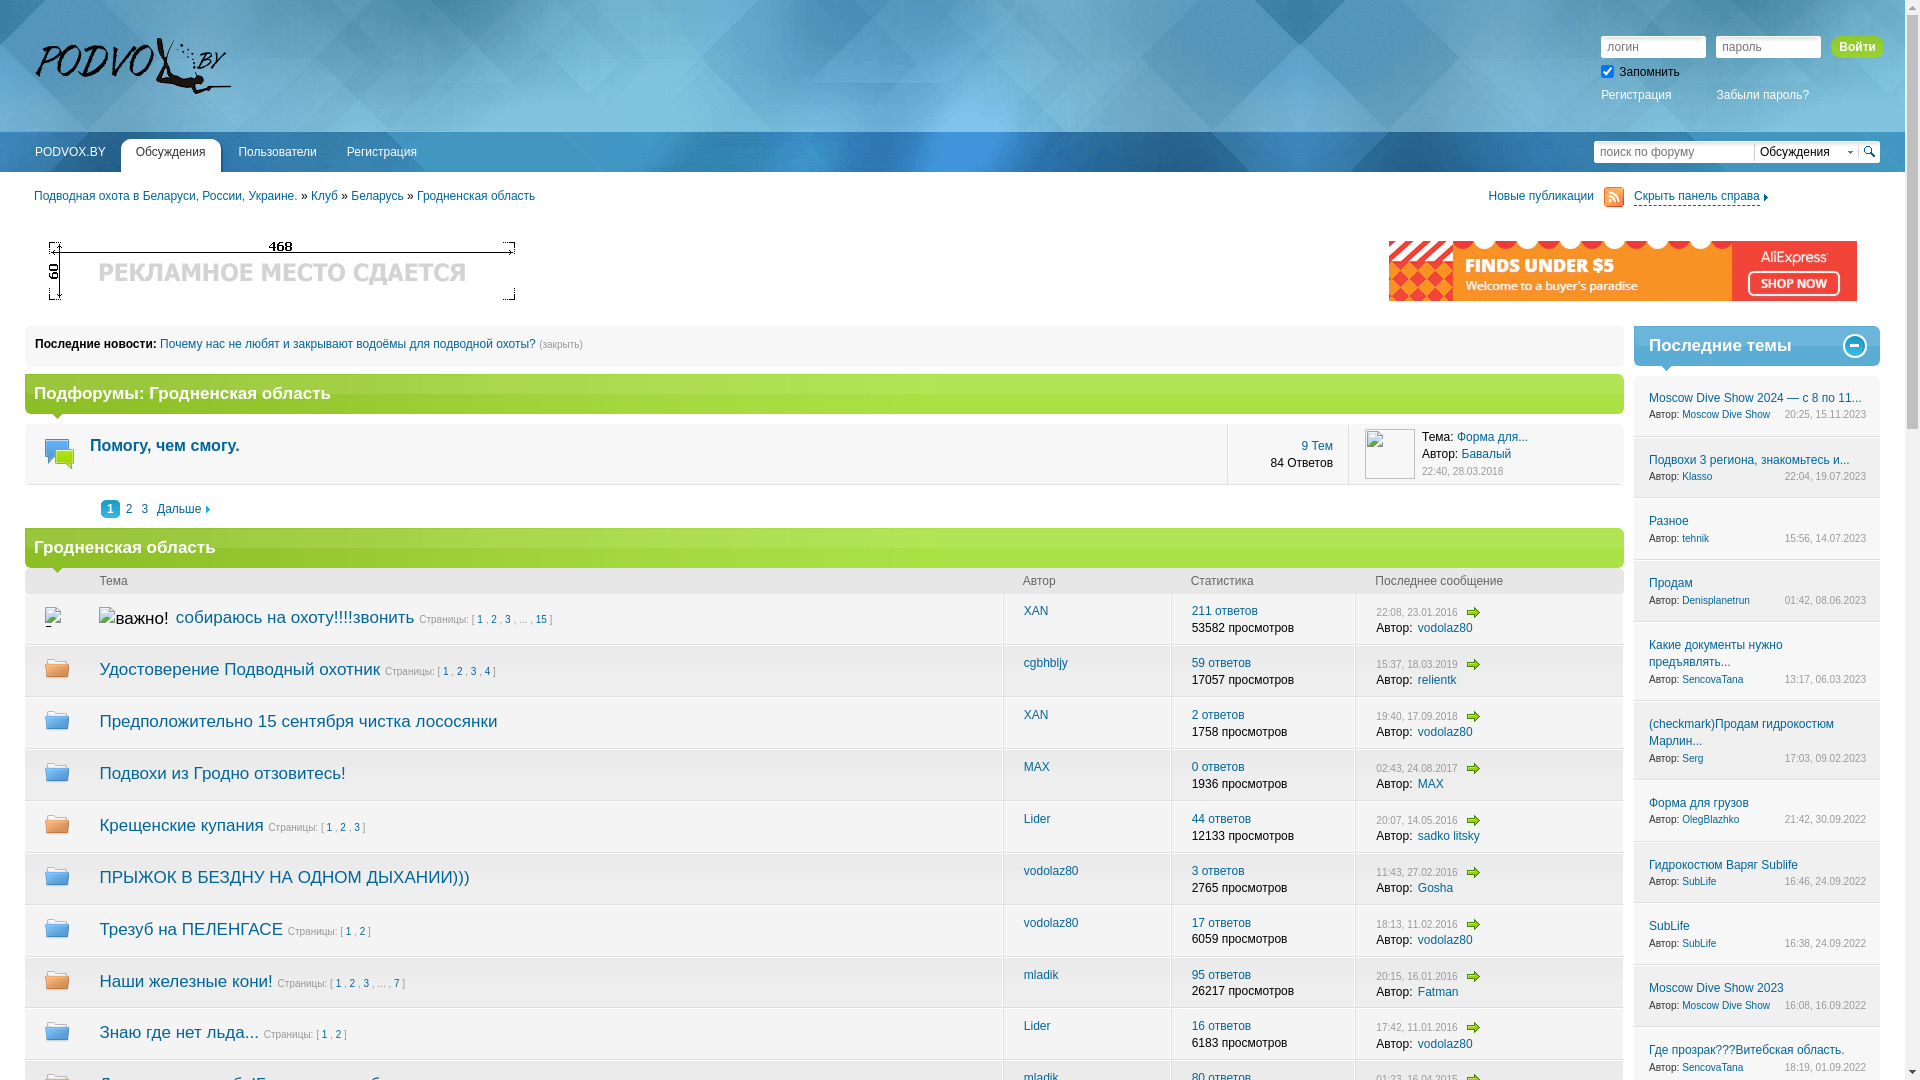 This screenshot has width=1920, height=1080. Describe the element at coordinates (1445, 1043) in the screenshot. I see `'vodolaz80'` at that location.